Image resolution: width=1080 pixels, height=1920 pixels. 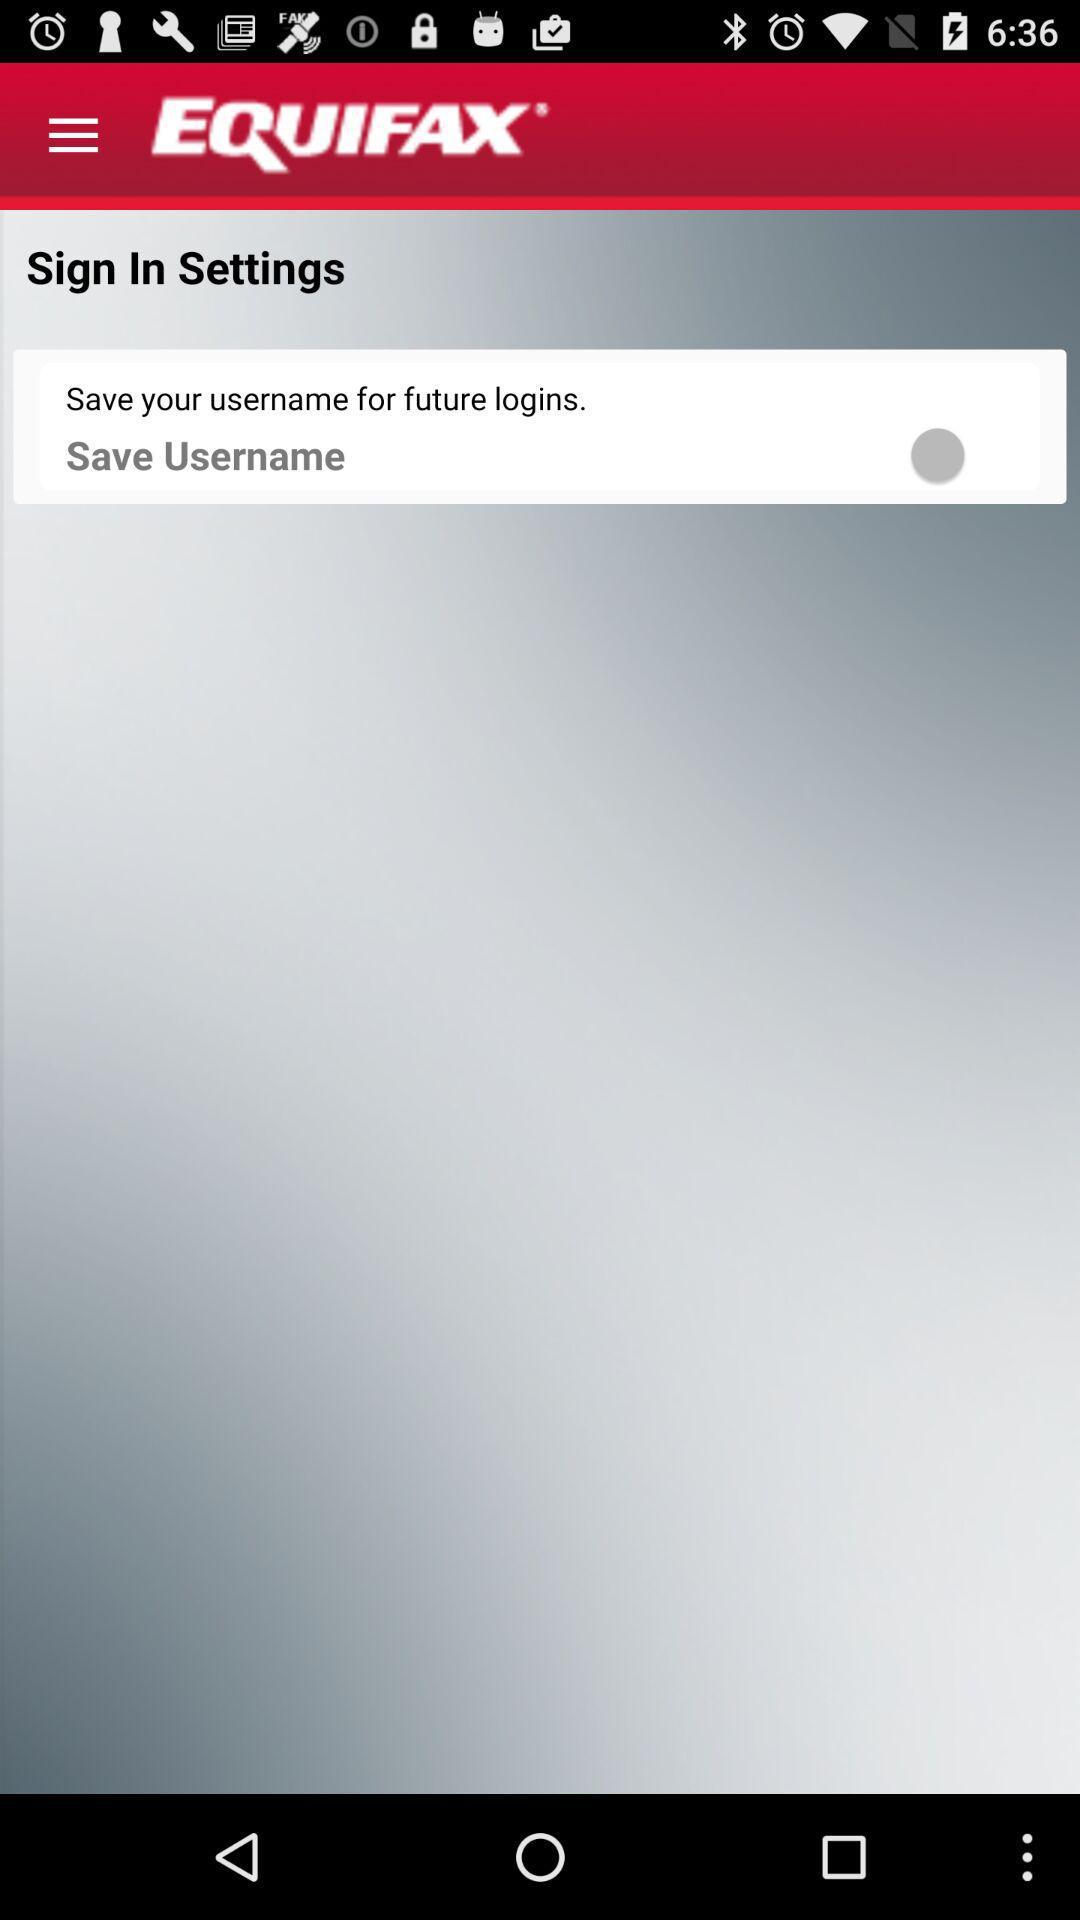 I want to click on item at the top right corner, so click(x=963, y=453).